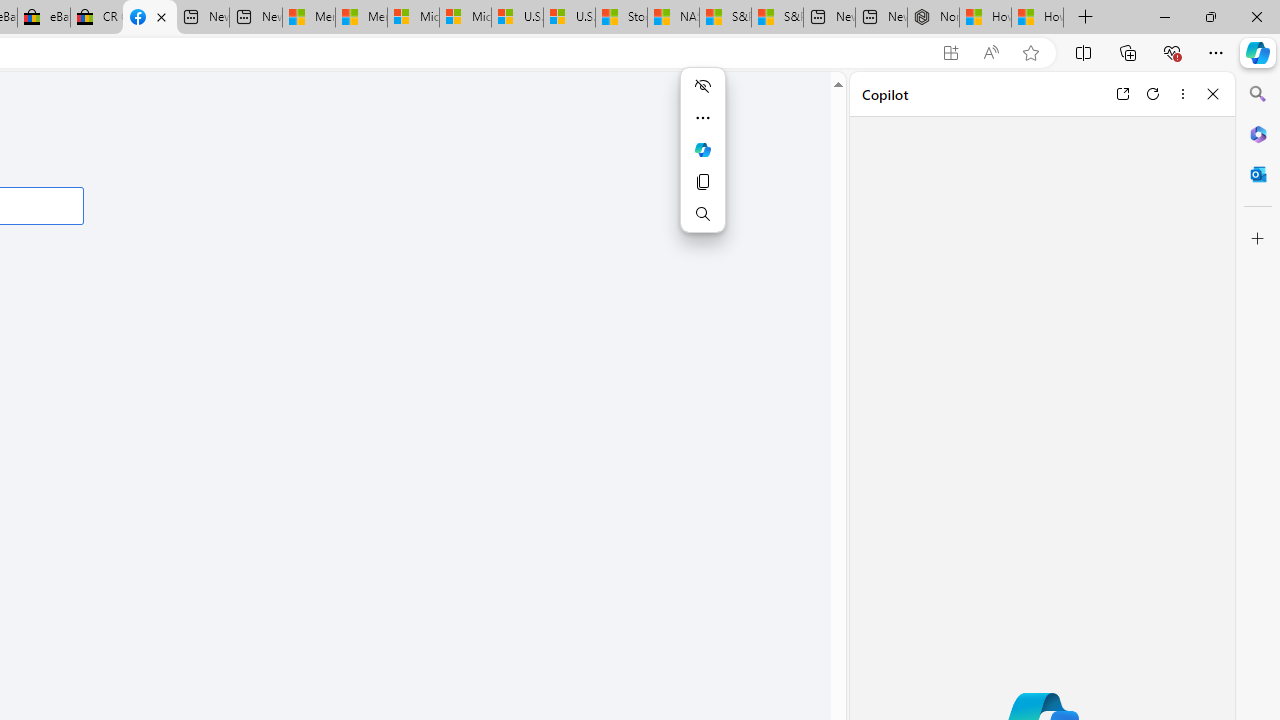 Image resolution: width=1280 pixels, height=720 pixels. What do you see at coordinates (1257, 238) in the screenshot?
I see `'Customize'` at bounding box center [1257, 238].